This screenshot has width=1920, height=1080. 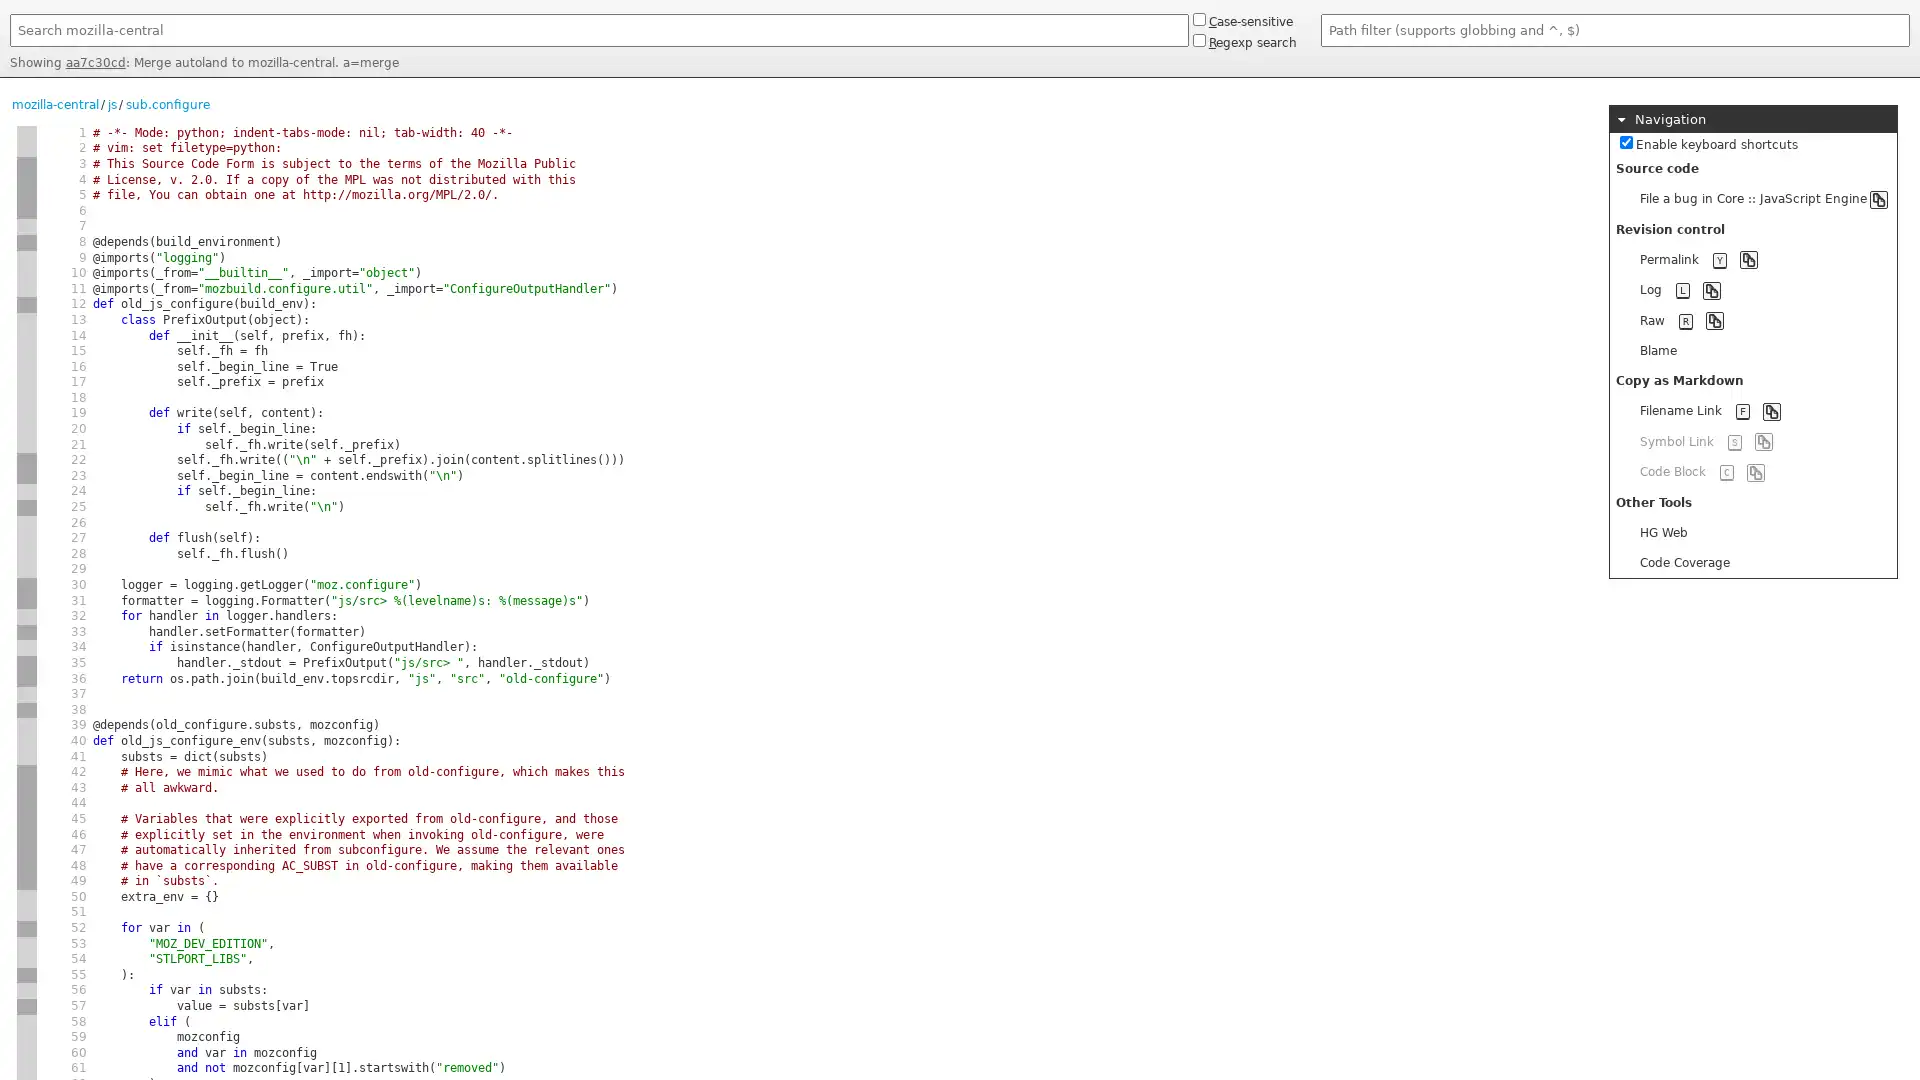 I want to click on Search, so click(x=9, y=50).